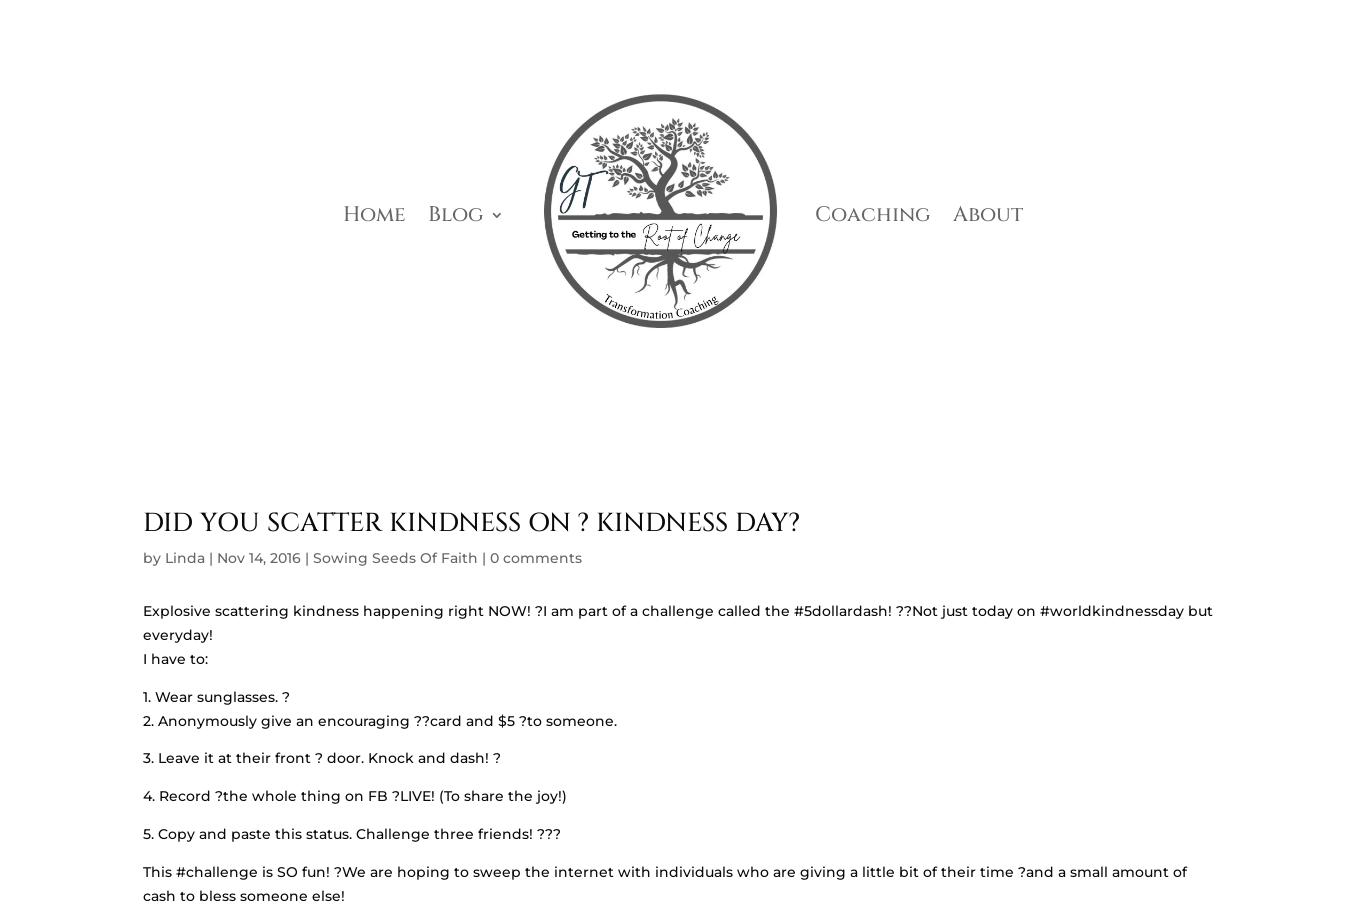 The width and height of the screenshot is (1366, 918). Describe the element at coordinates (528, 555) in the screenshot. I see `'What Season Are You In?'` at that location.